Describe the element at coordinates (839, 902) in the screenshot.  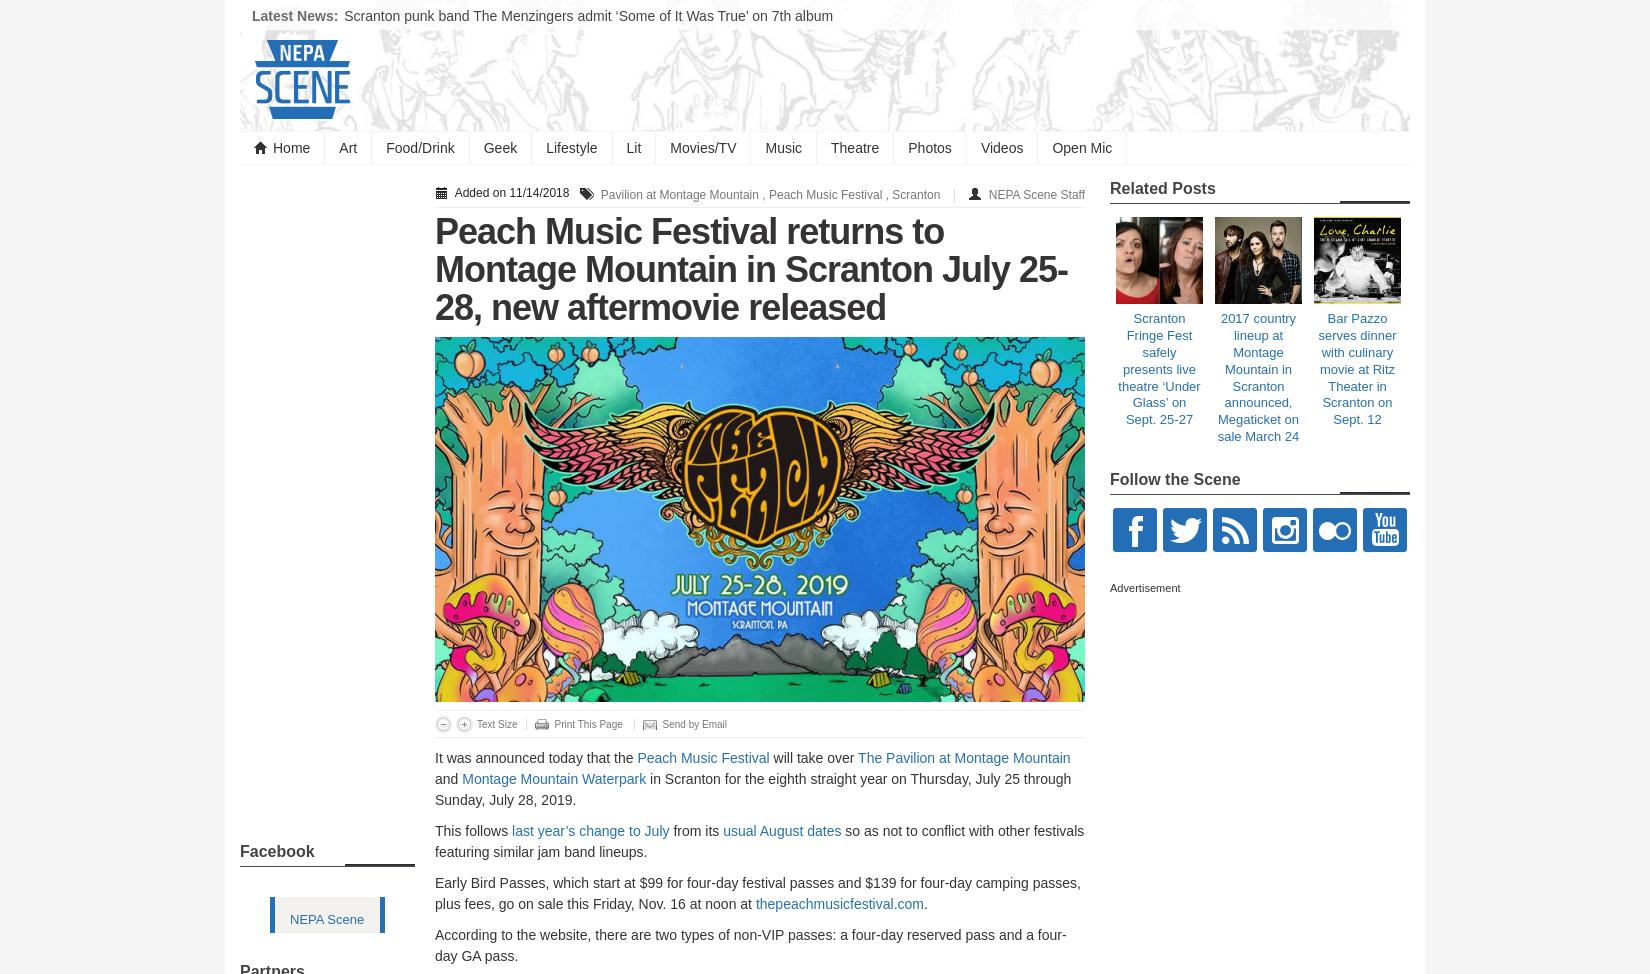
I see `'thepeachmusicfestival.com'` at that location.